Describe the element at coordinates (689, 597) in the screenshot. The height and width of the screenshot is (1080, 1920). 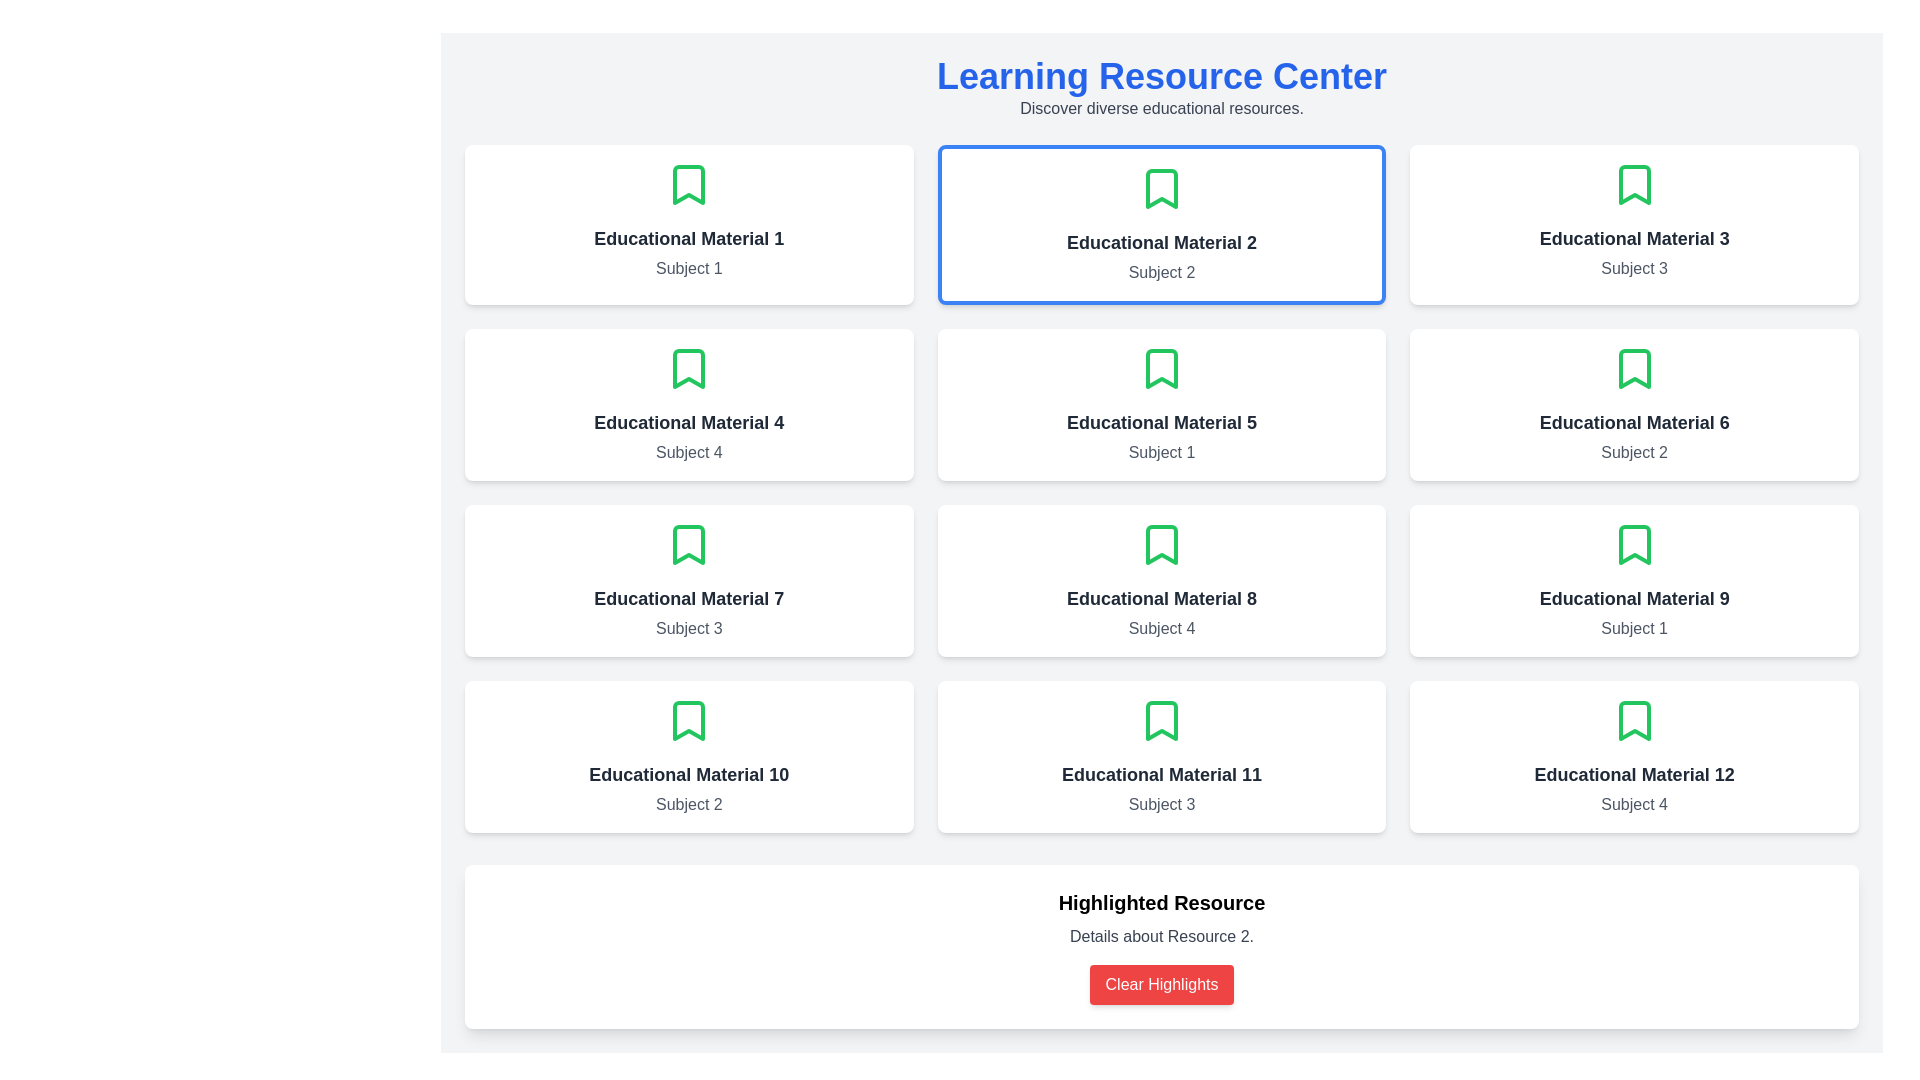
I see `the text label displaying 'Educational Material 7', which is in bold, dark gray color, and positioned in a card layout between a green bookmark icon and the text 'Subject 3'` at that location.